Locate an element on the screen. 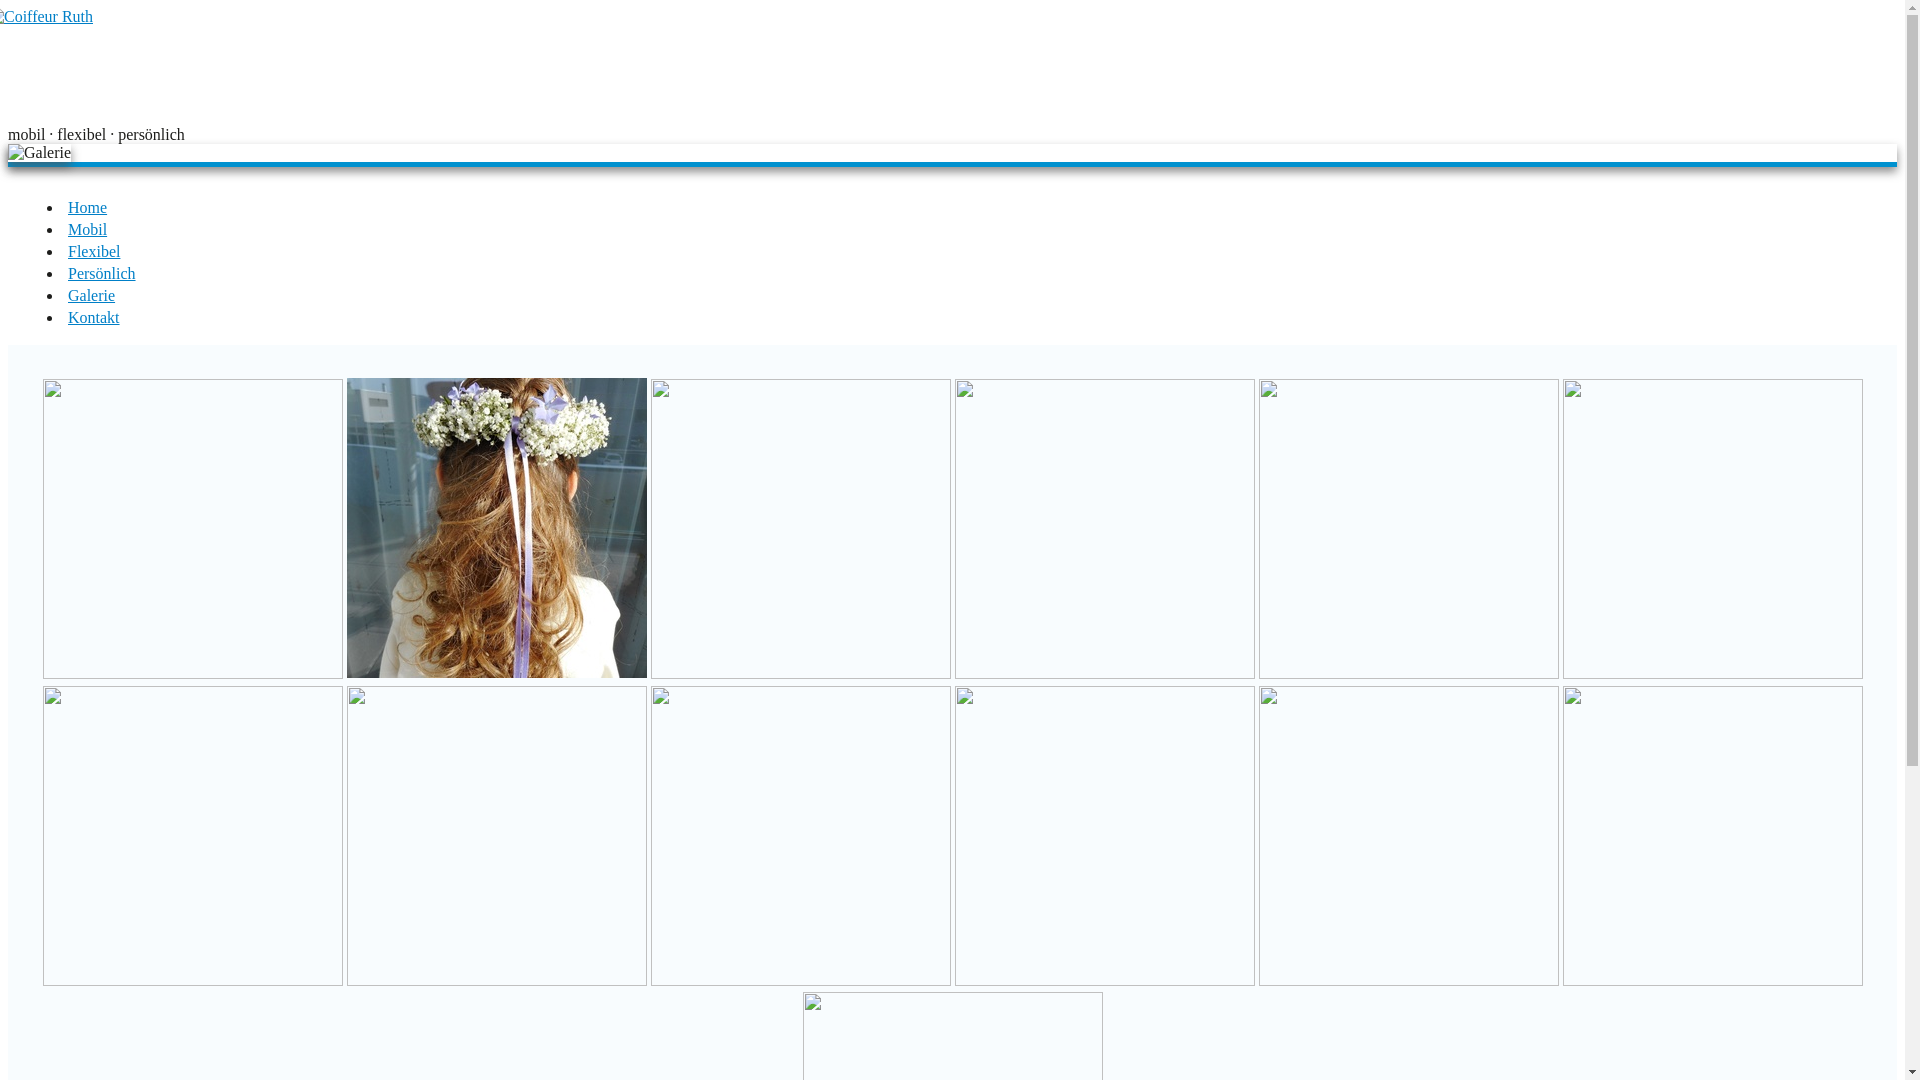 This screenshot has height=1080, width=1920. 'Home' is located at coordinates (86, 207).